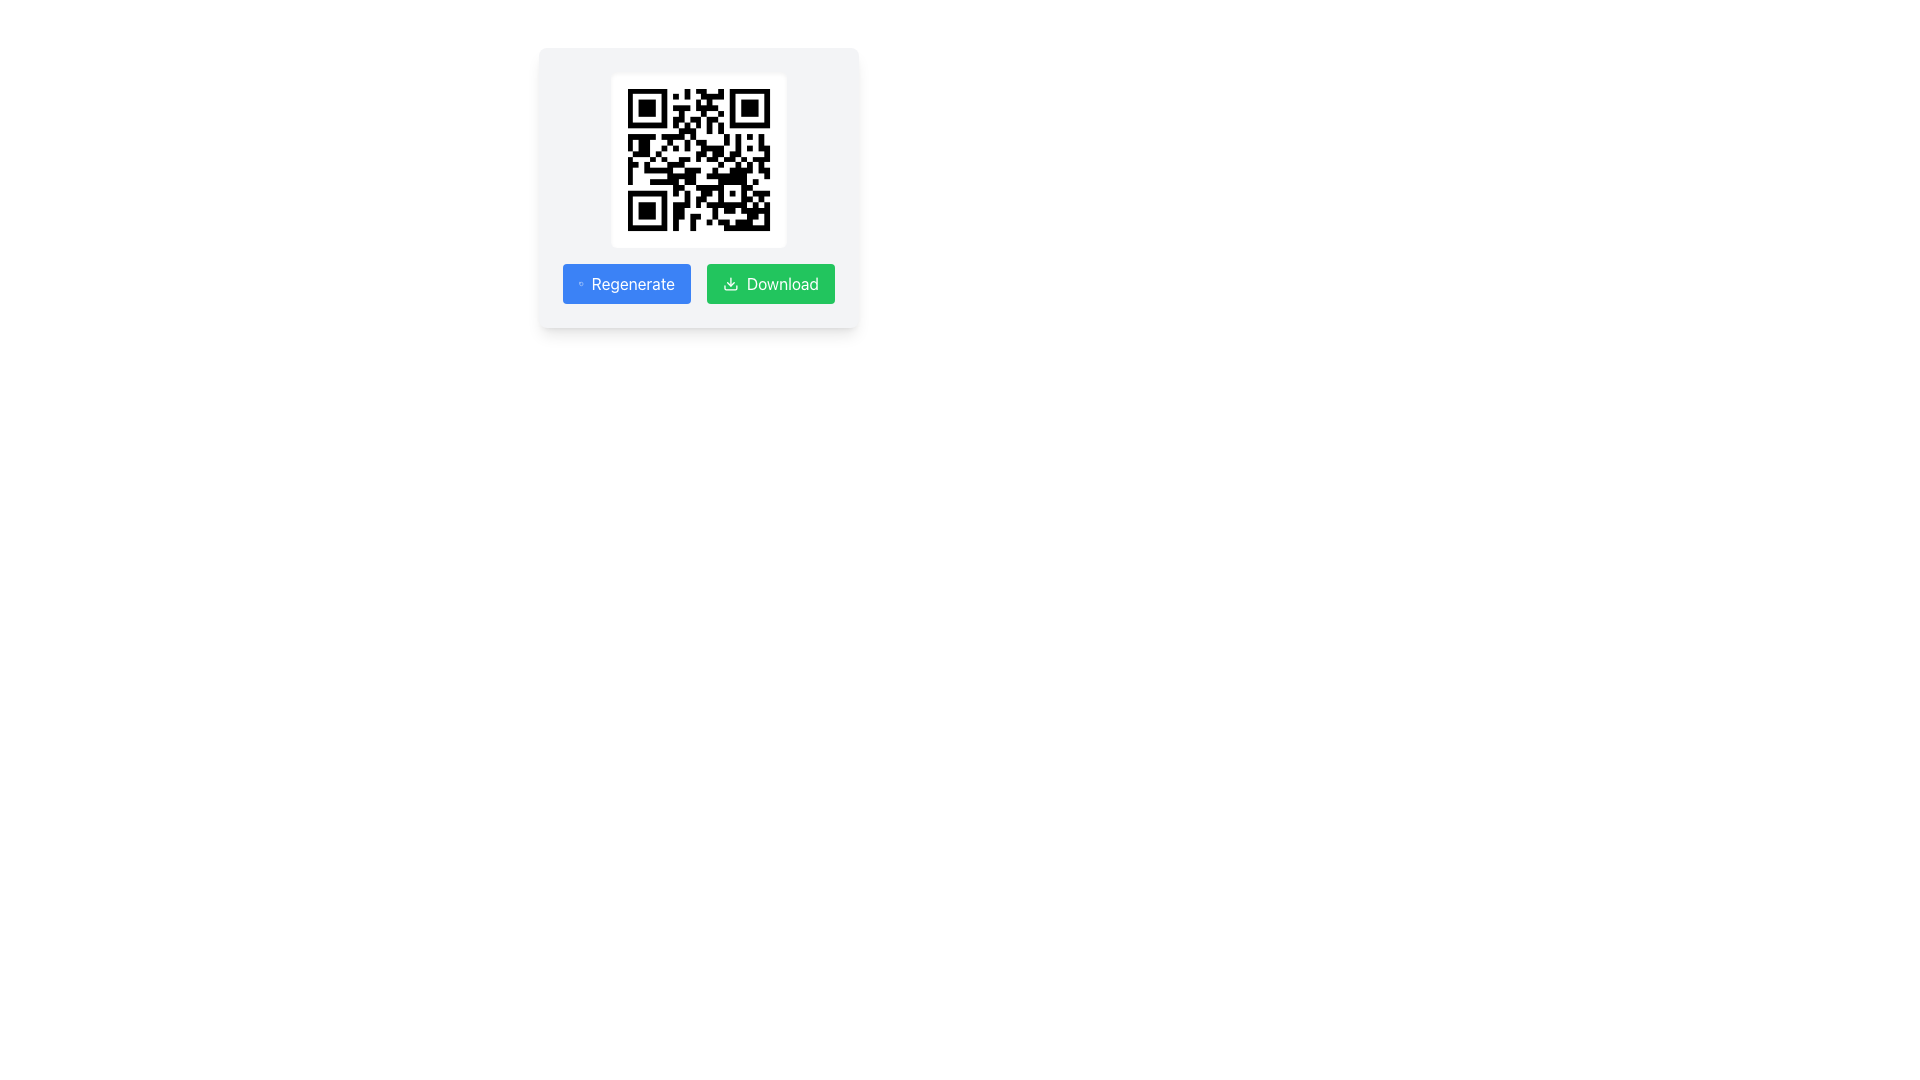  Describe the element at coordinates (729, 284) in the screenshot. I see `the download icon (SVG) located to the left of the 'Download' button in the lower right portion of the interface` at that location.